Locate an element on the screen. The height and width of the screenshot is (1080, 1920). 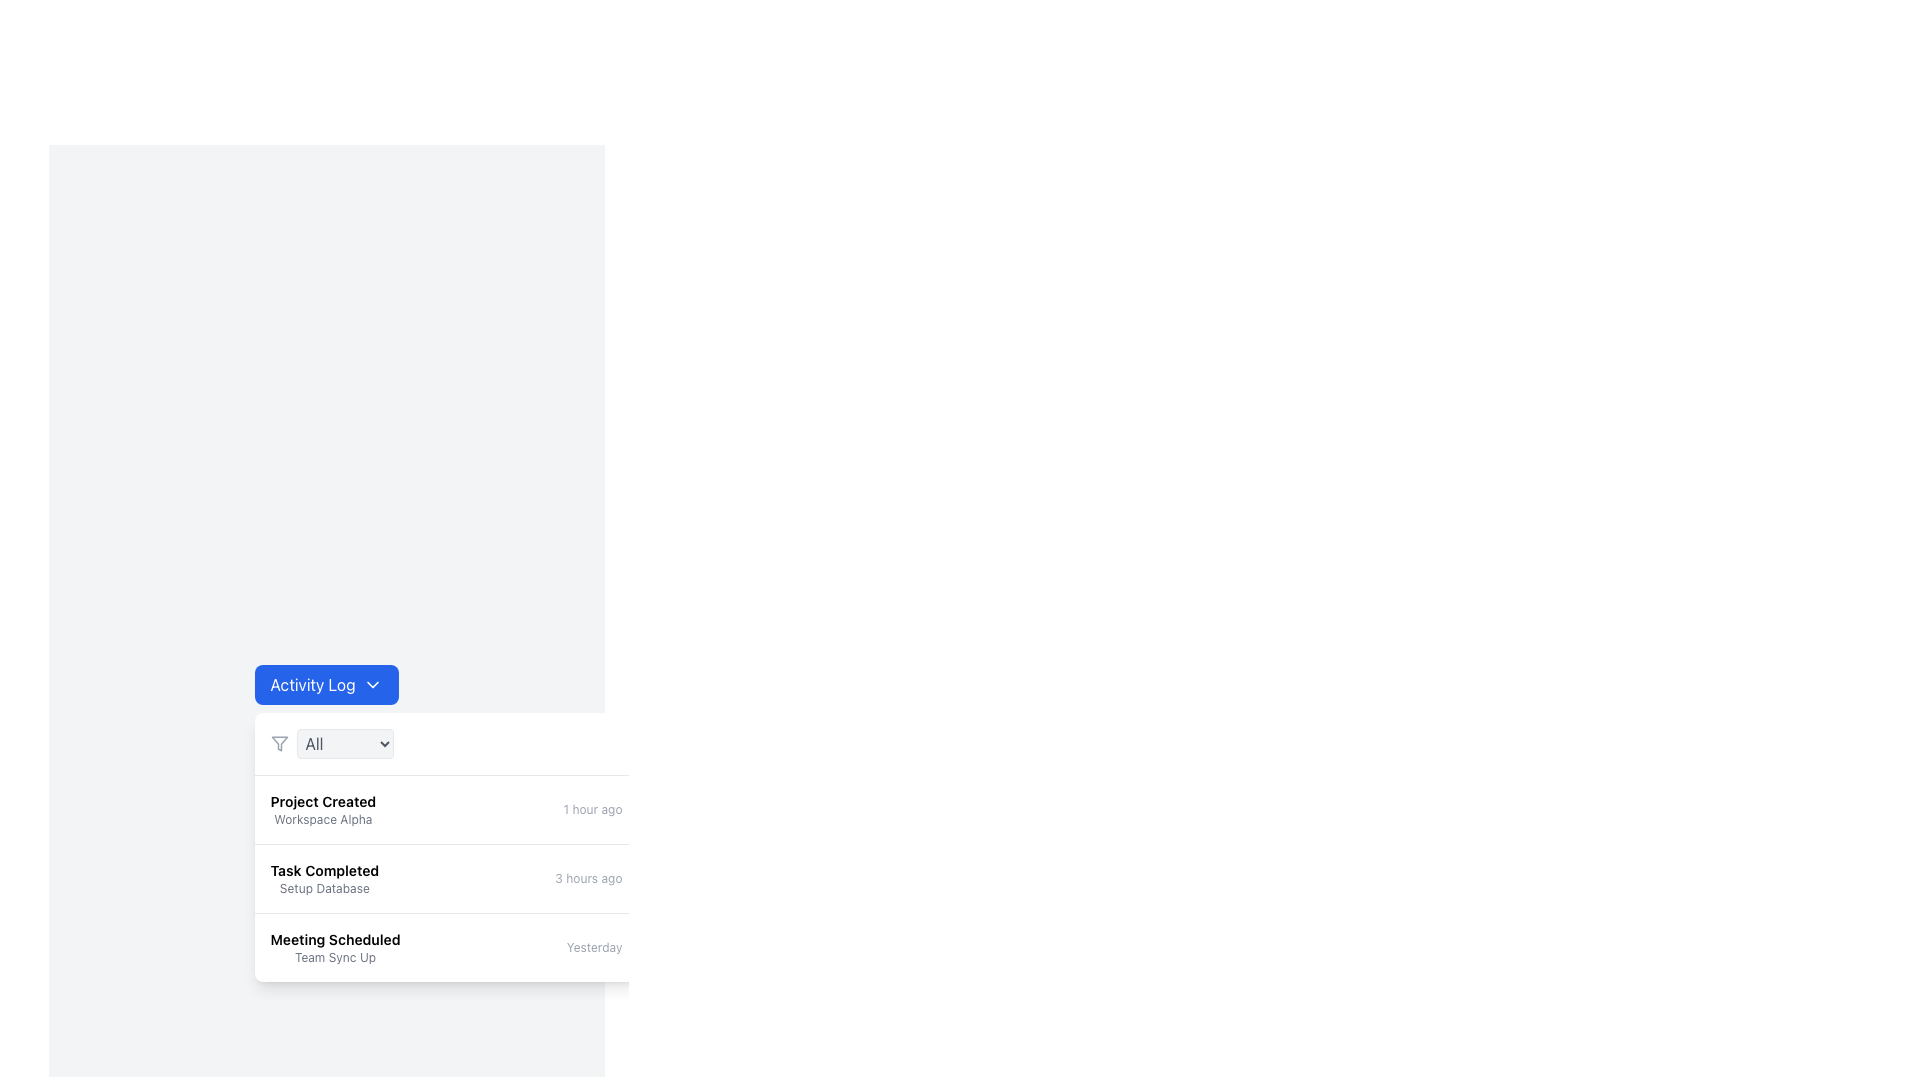
an option from the dropdown menu labeled 'All', which is the first visible element in the activity log card, located at the top of the section is located at coordinates (445, 744).